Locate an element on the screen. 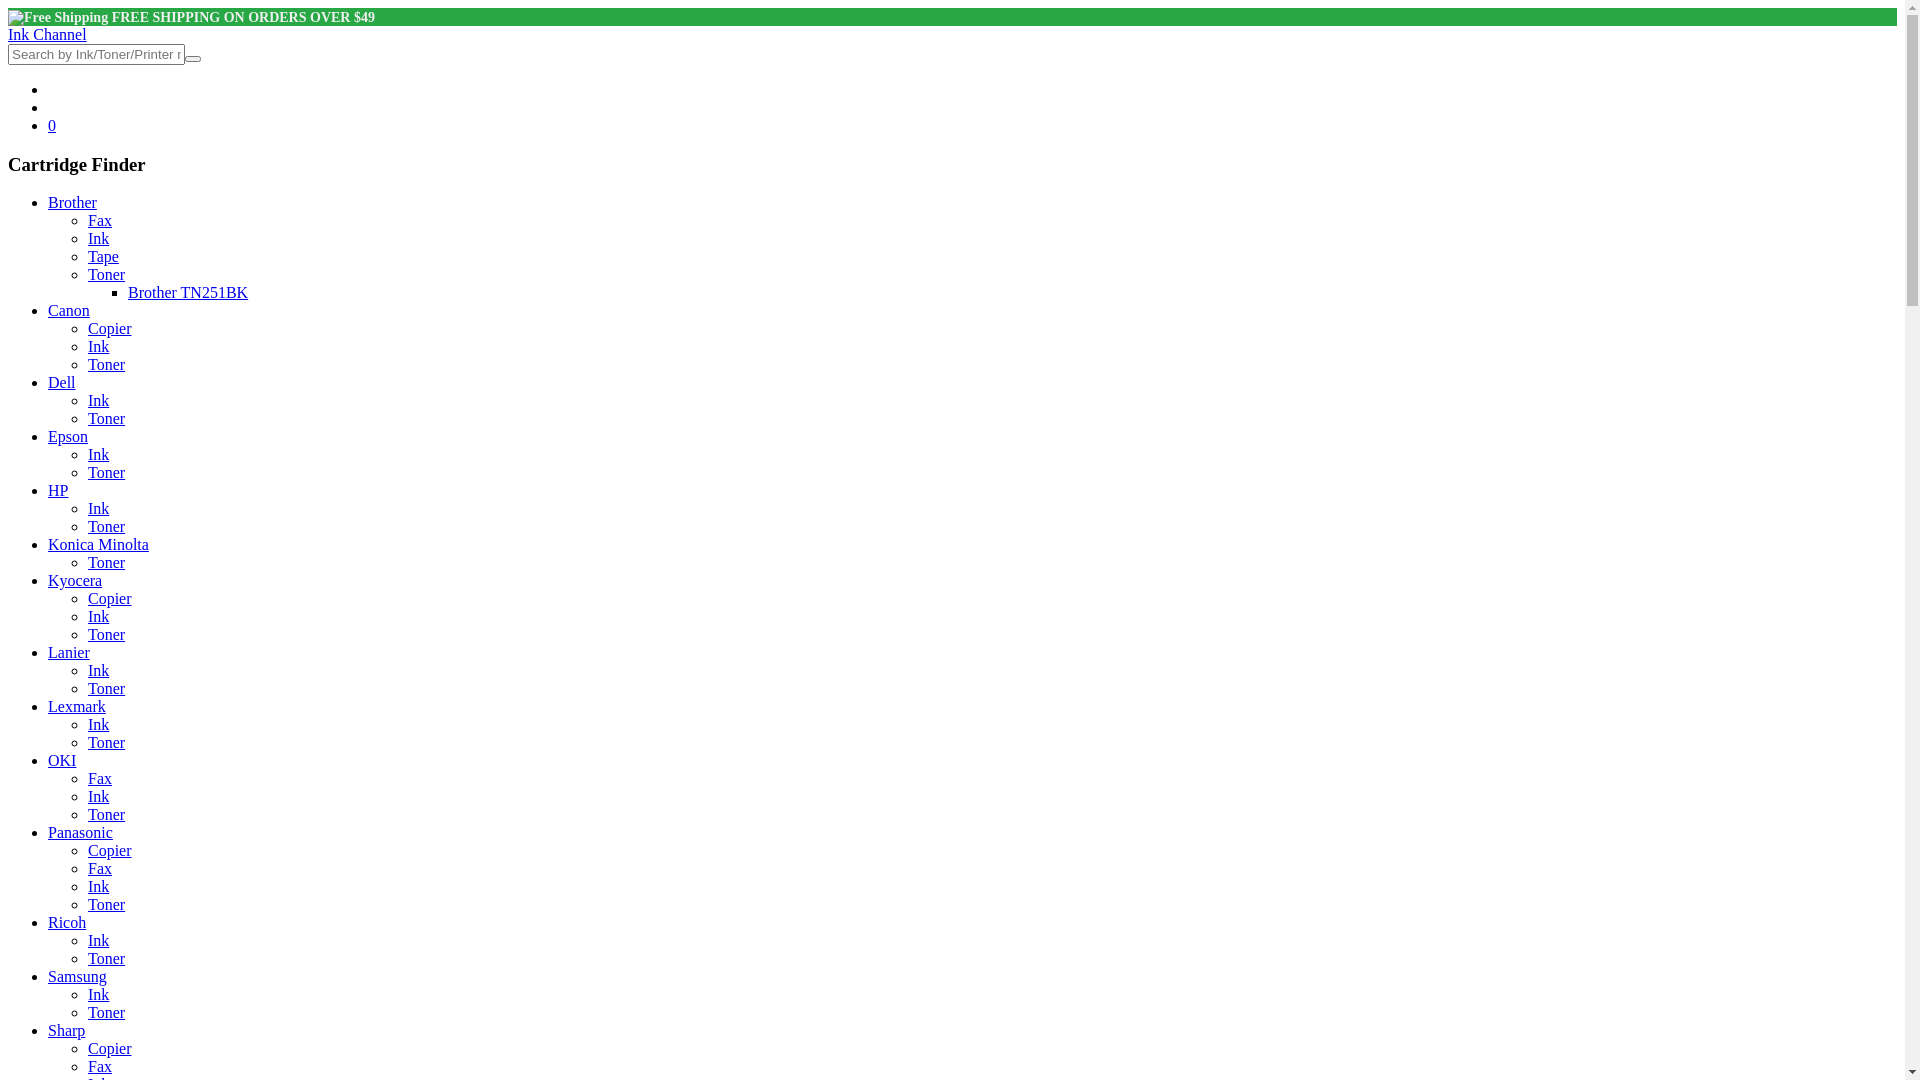 This screenshot has height=1080, width=1920. 'Lexmark' is located at coordinates (48, 705).